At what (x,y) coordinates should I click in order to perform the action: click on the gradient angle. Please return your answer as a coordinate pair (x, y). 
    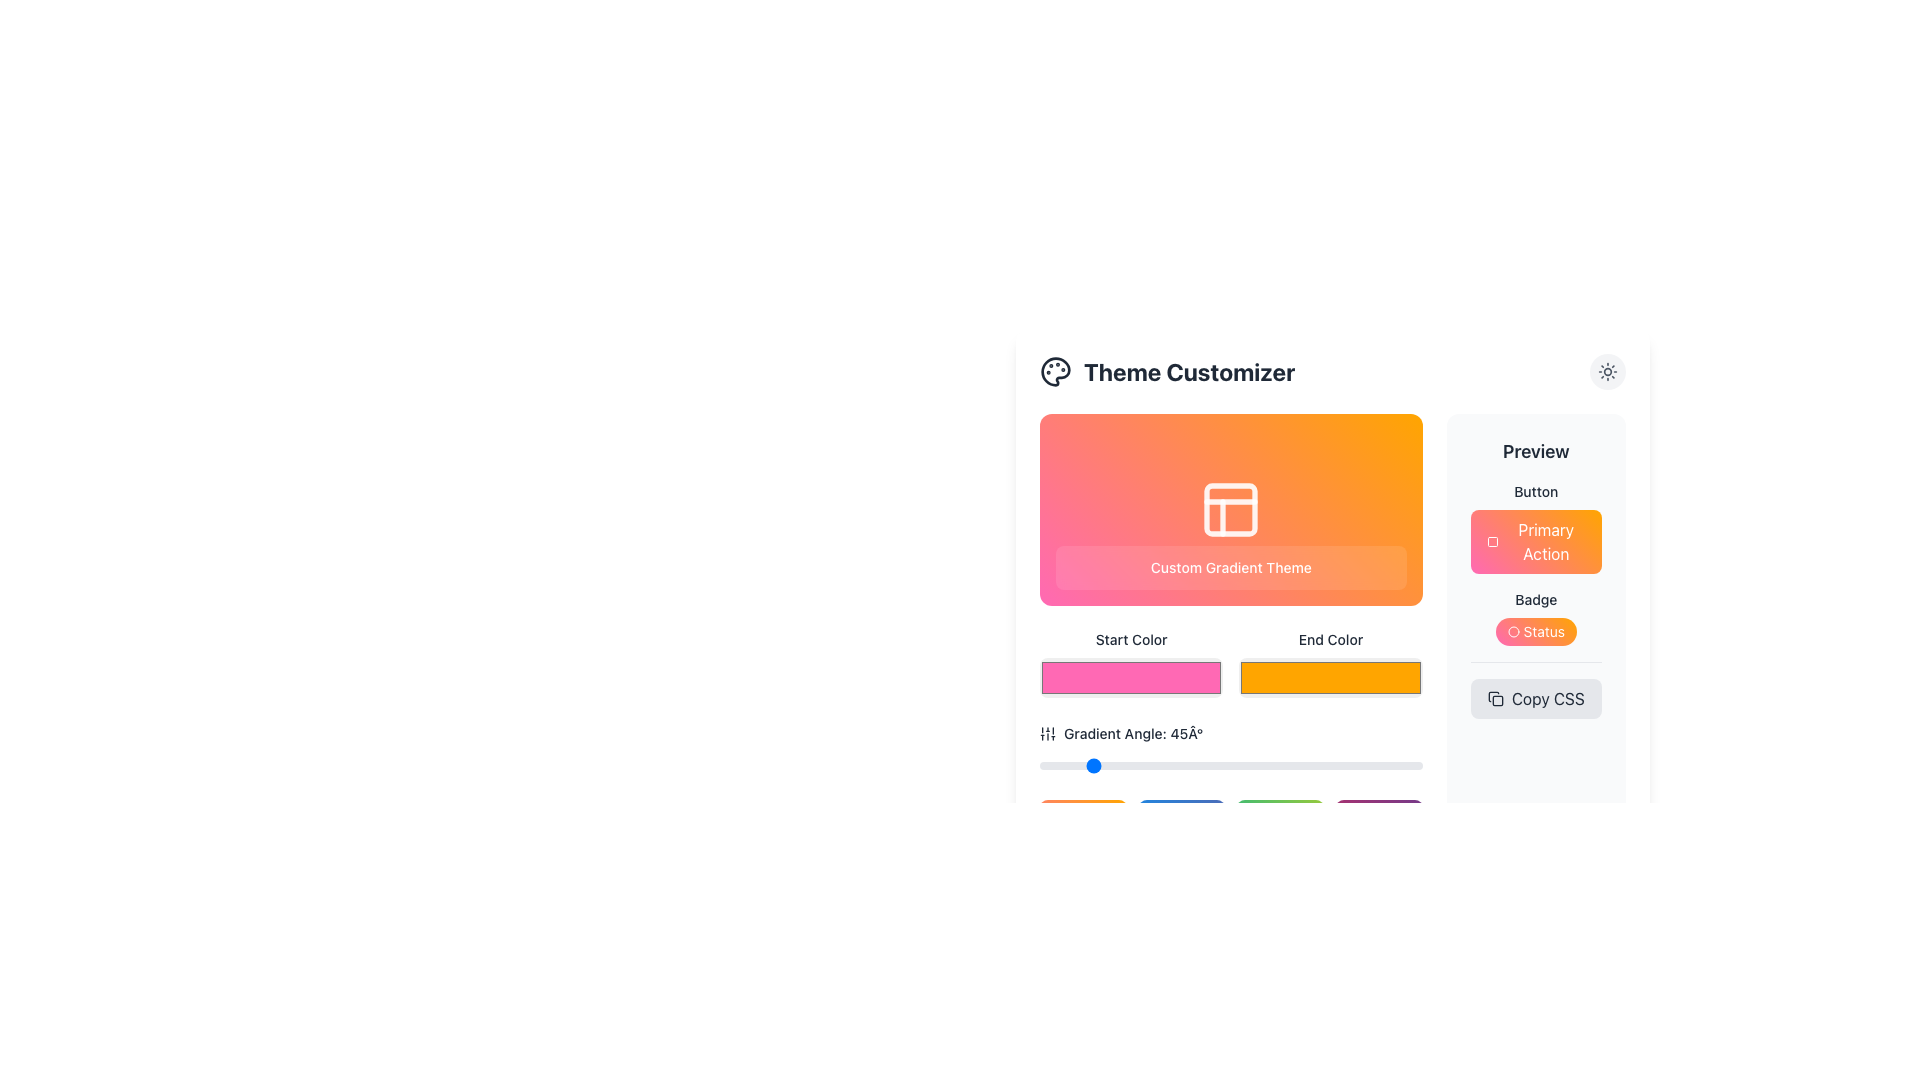
    Looking at the image, I should click on (1277, 765).